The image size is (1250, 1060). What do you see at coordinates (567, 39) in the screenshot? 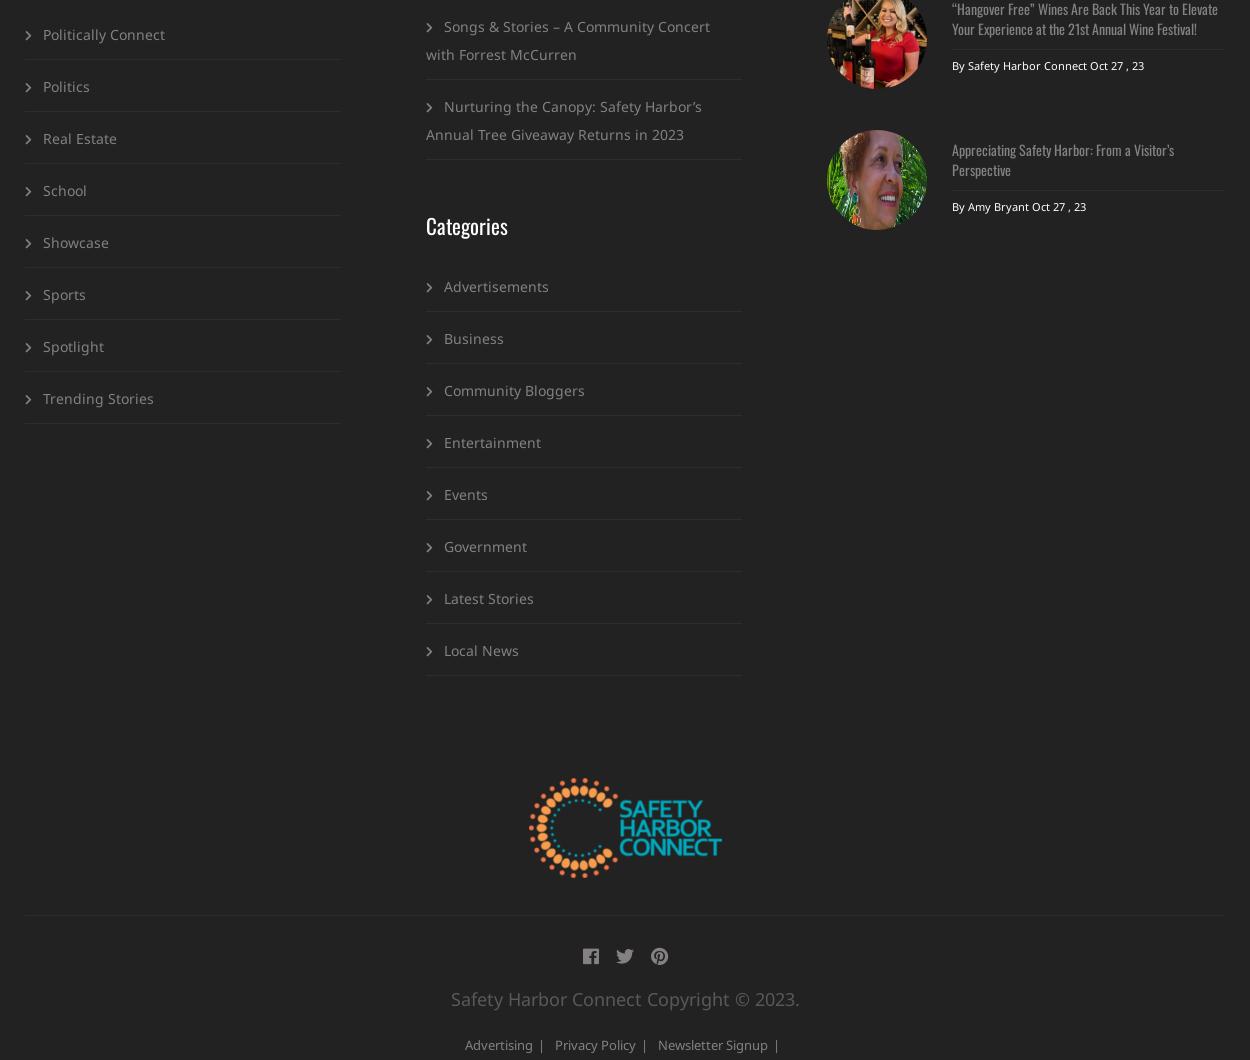
I see `'Songs & Stories – A Community Concert with Forrest McCurren'` at bounding box center [567, 39].